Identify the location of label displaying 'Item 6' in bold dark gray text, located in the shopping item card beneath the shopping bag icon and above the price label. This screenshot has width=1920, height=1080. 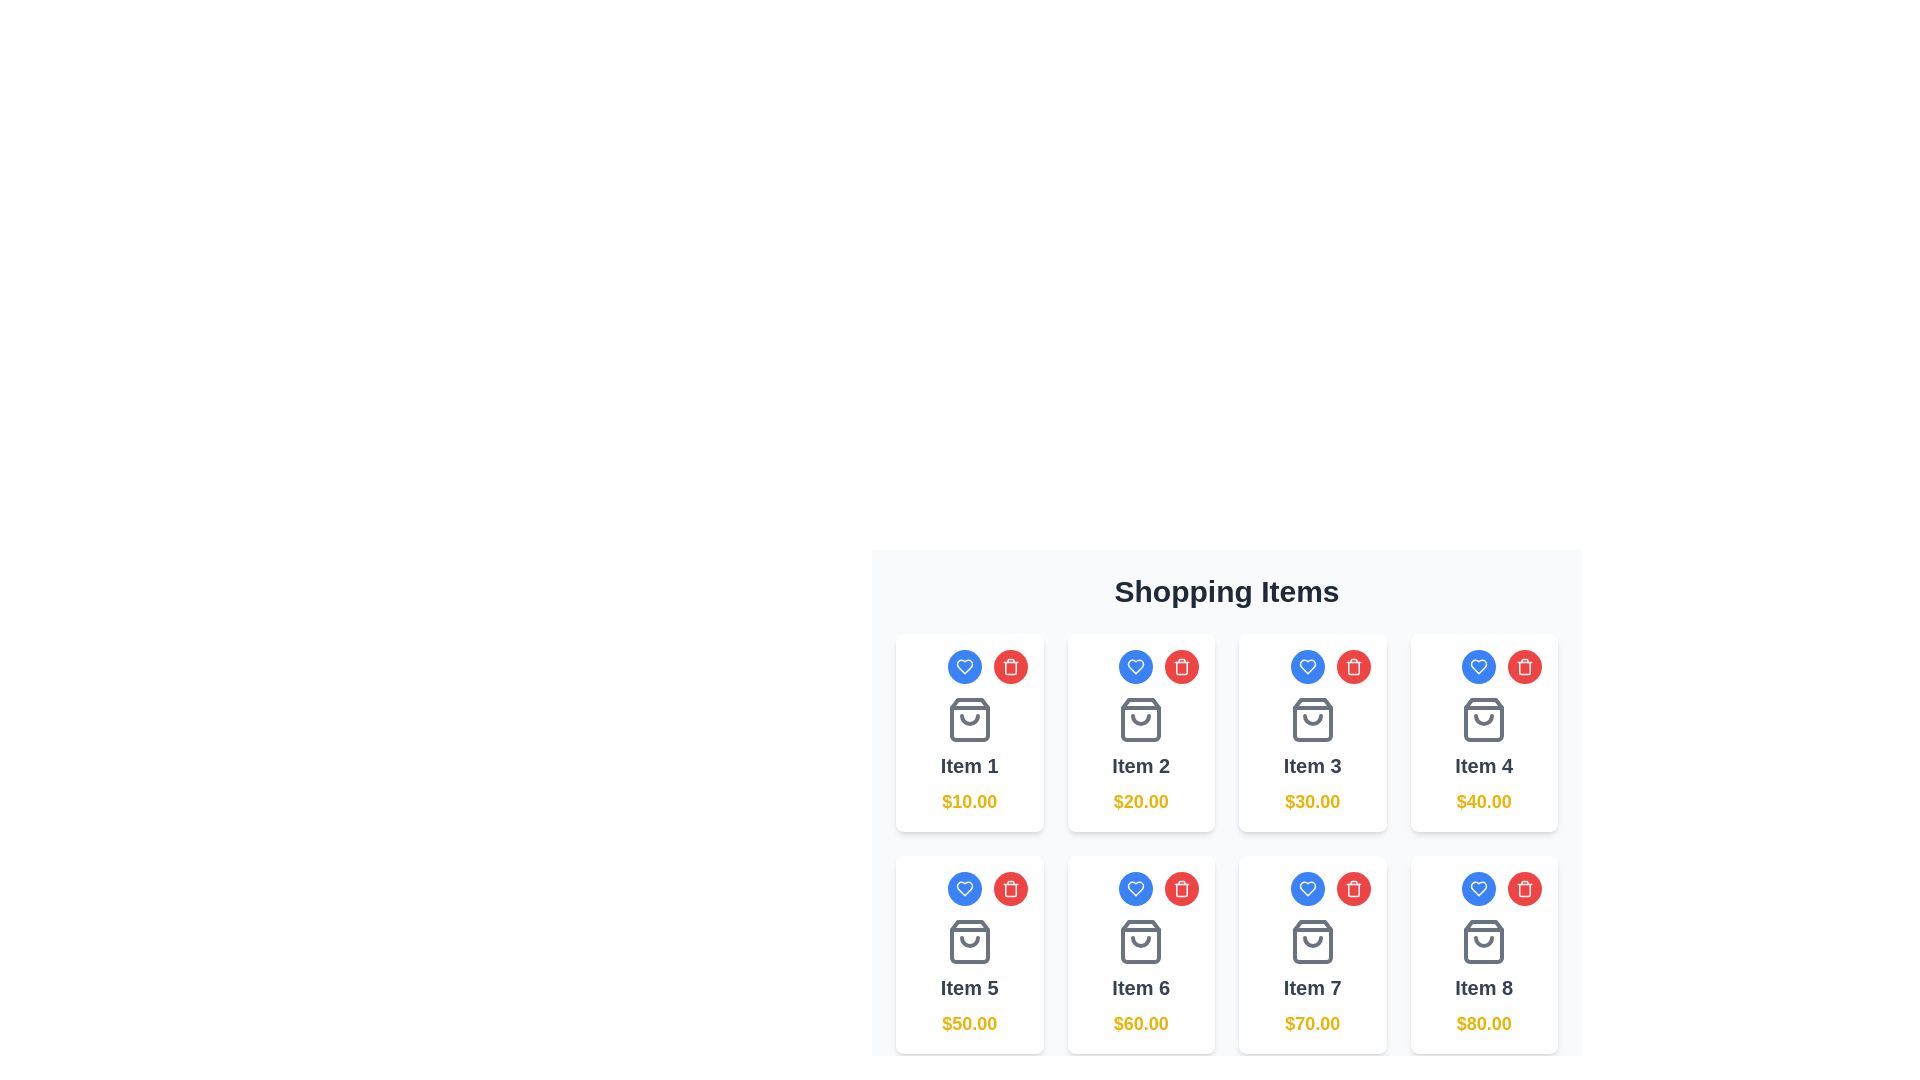
(1141, 986).